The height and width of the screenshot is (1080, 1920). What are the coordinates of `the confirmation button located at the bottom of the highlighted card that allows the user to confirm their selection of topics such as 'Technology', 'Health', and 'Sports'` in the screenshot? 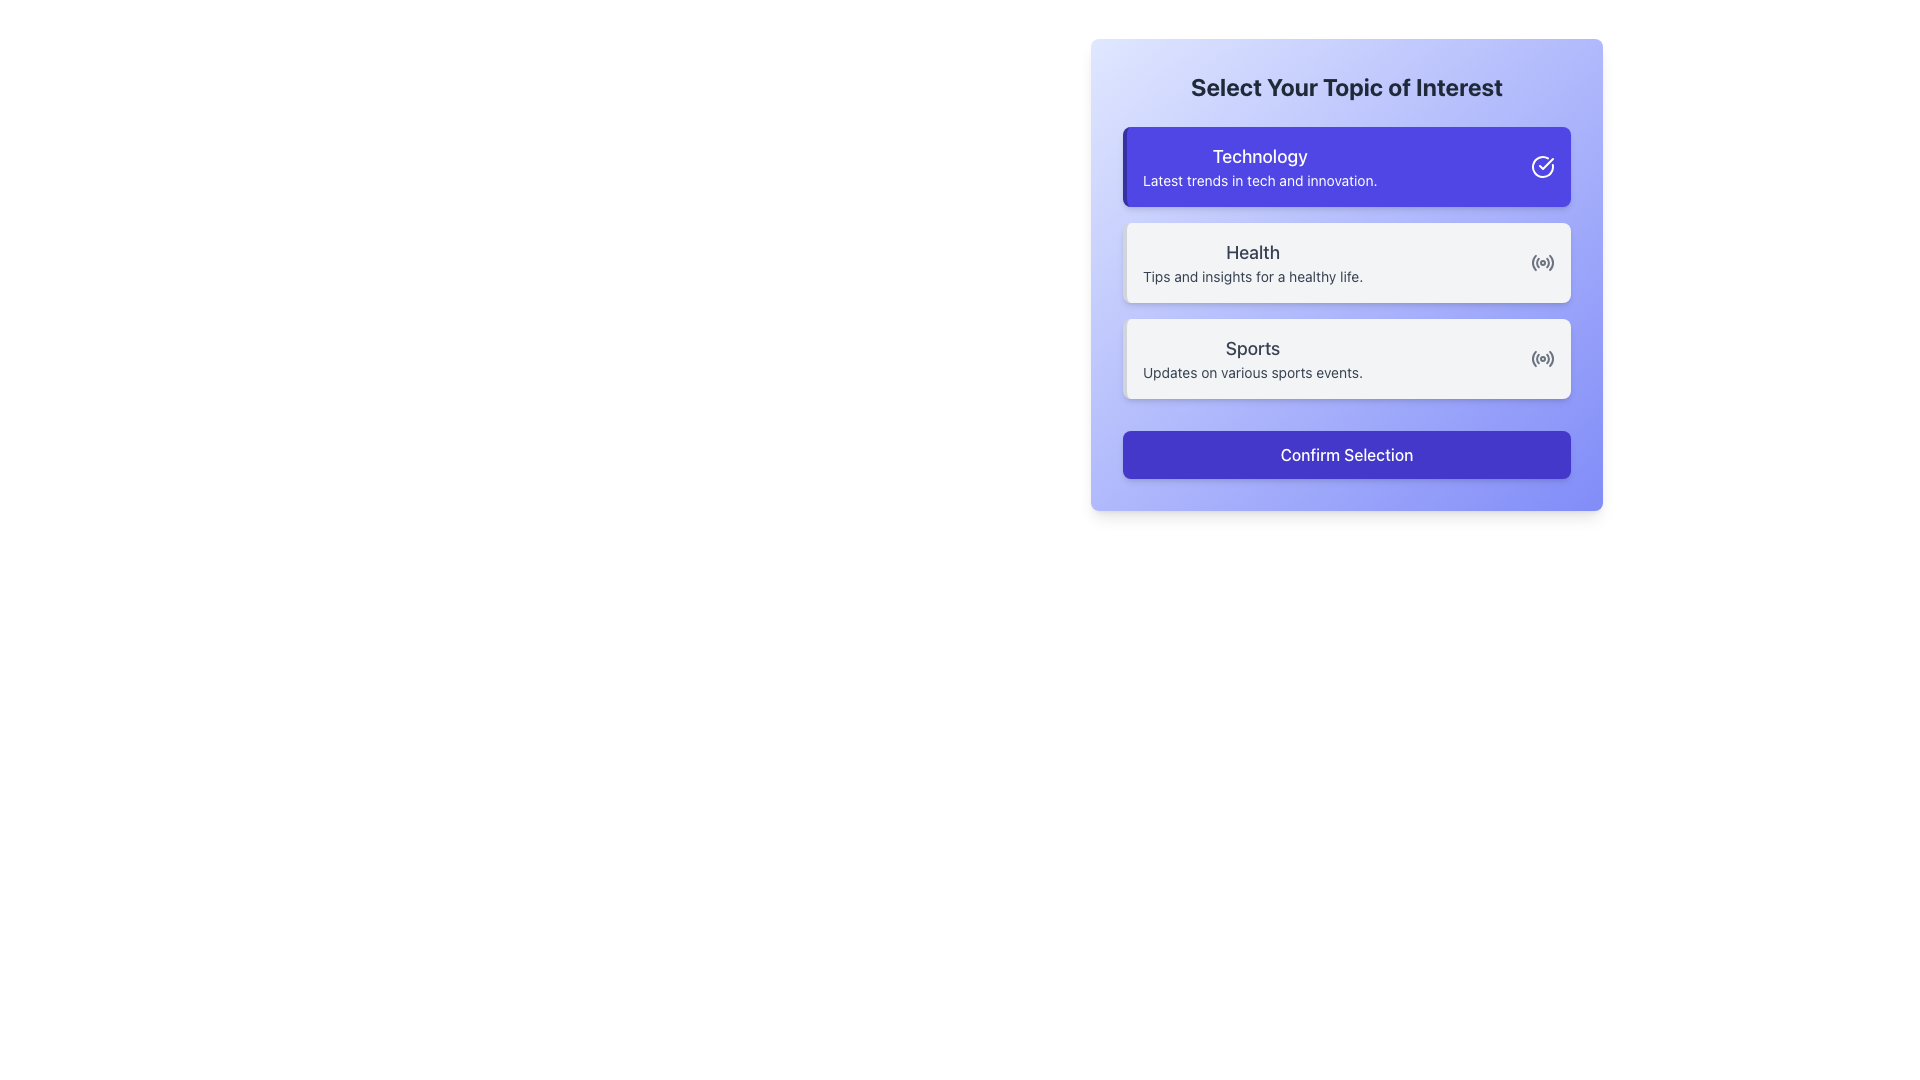 It's located at (1347, 455).